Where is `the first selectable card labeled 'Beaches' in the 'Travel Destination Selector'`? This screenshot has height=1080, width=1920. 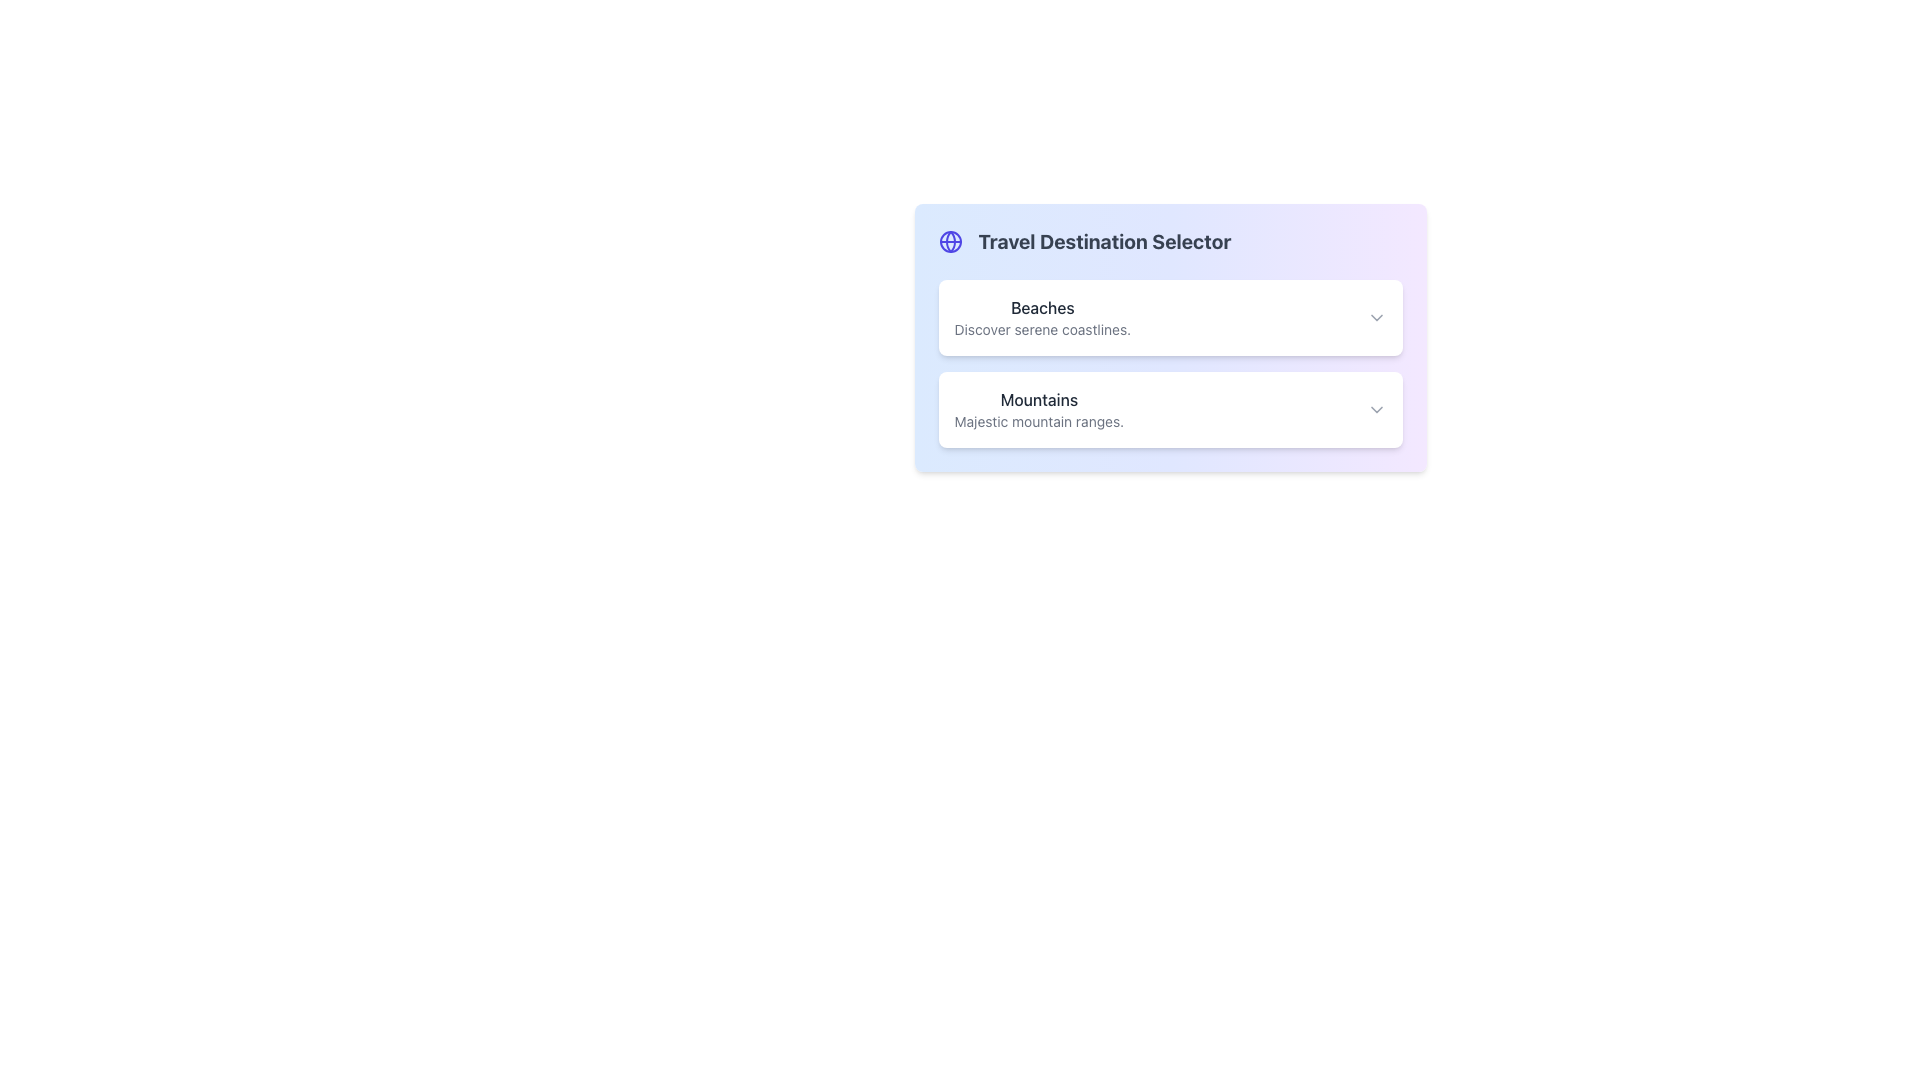
the first selectable card labeled 'Beaches' in the 'Travel Destination Selector' is located at coordinates (1170, 316).